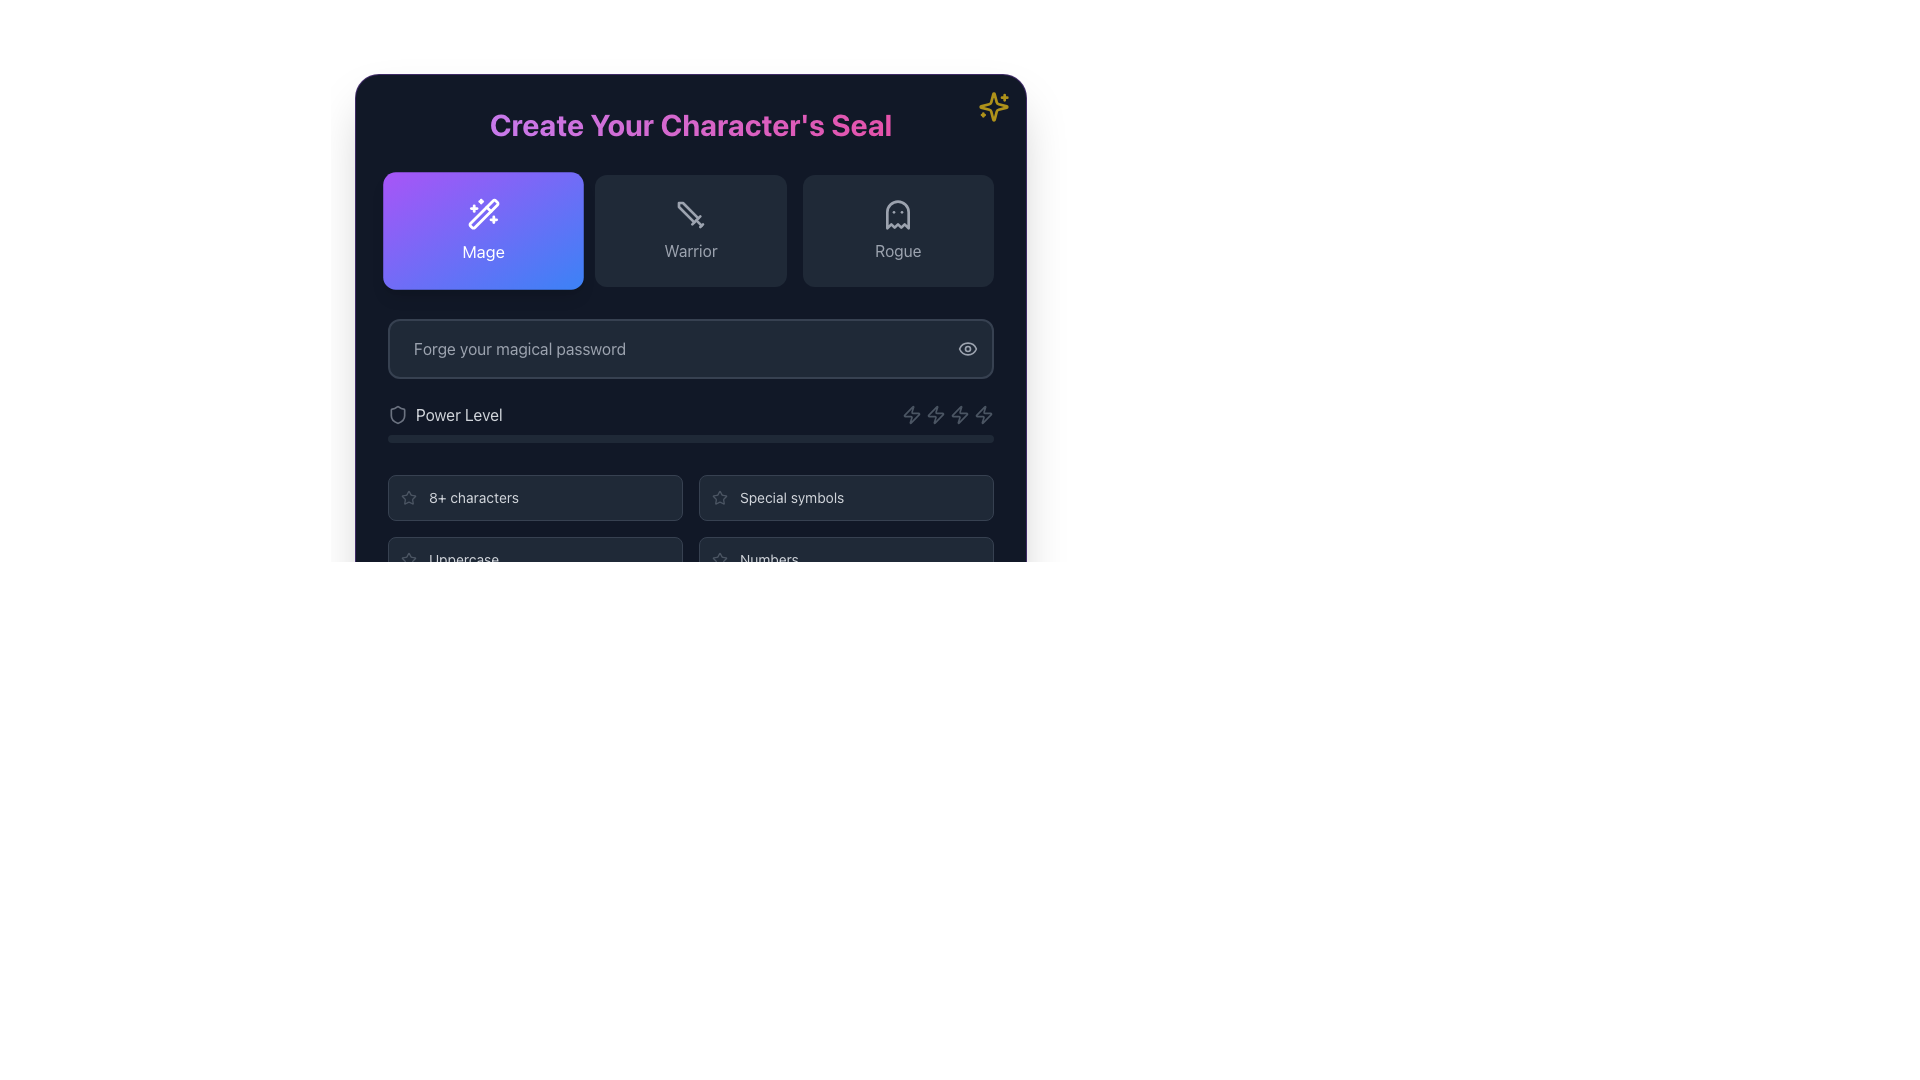 The height and width of the screenshot is (1080, 1920). I want to click on the progress bar, so click(774, 438).